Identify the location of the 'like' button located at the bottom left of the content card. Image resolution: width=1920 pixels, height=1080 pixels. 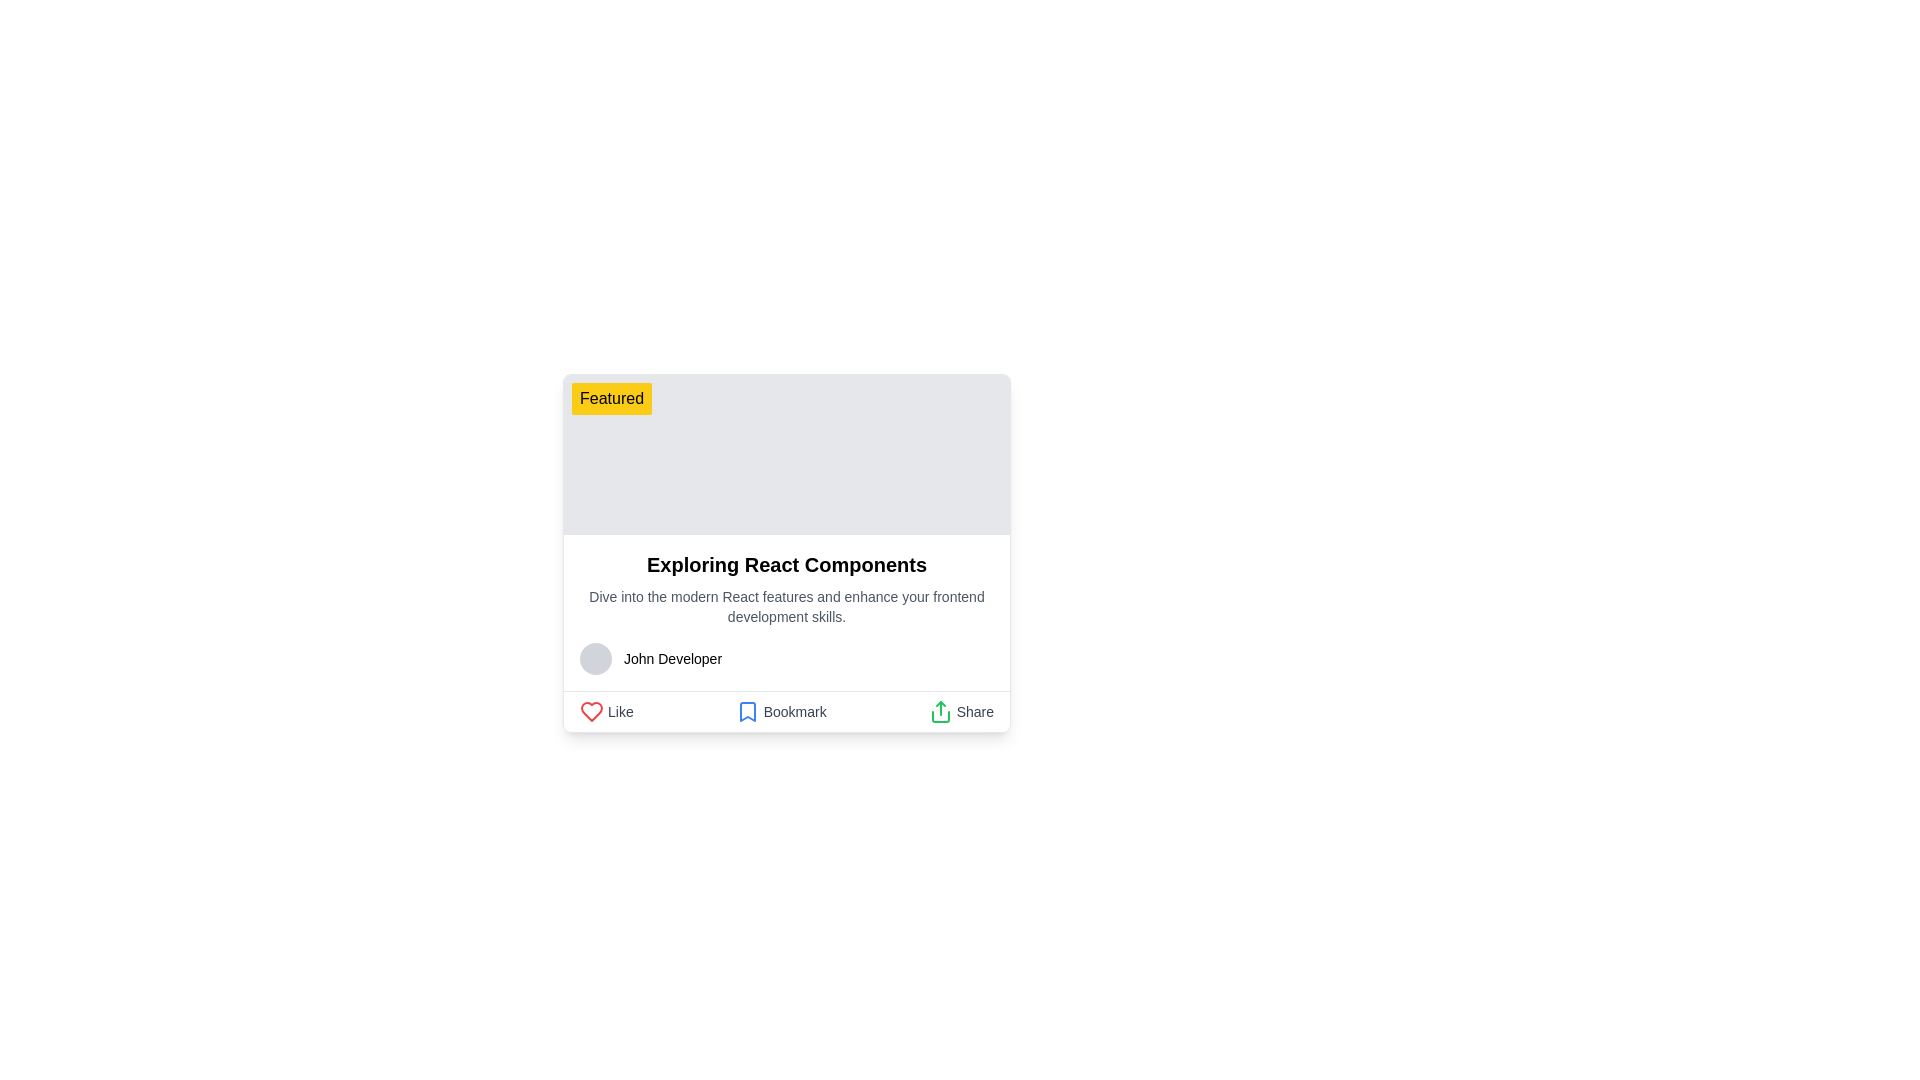
(605, 711).